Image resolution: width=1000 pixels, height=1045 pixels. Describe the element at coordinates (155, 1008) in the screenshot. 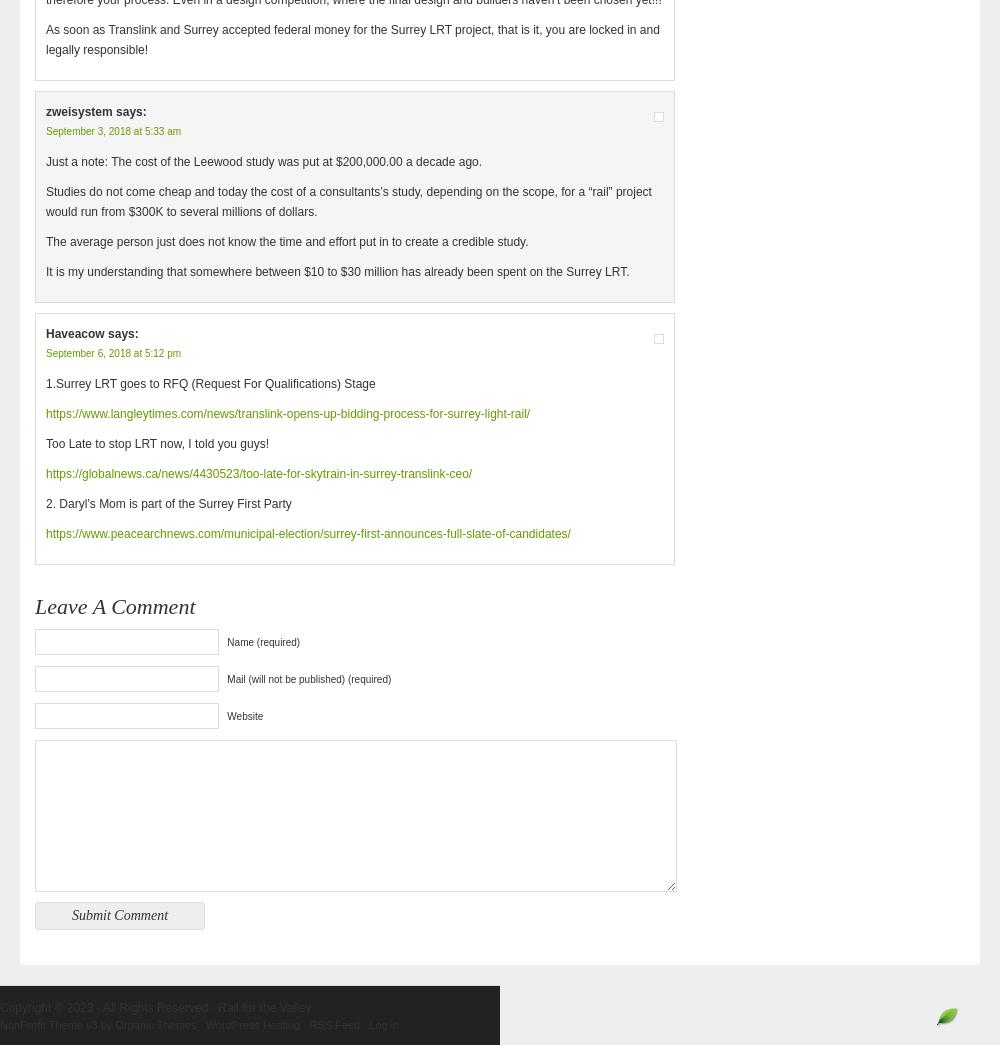

I see `'Copyright © 2023 · All Rights Reserved · Rail for the Valley'` at that location.